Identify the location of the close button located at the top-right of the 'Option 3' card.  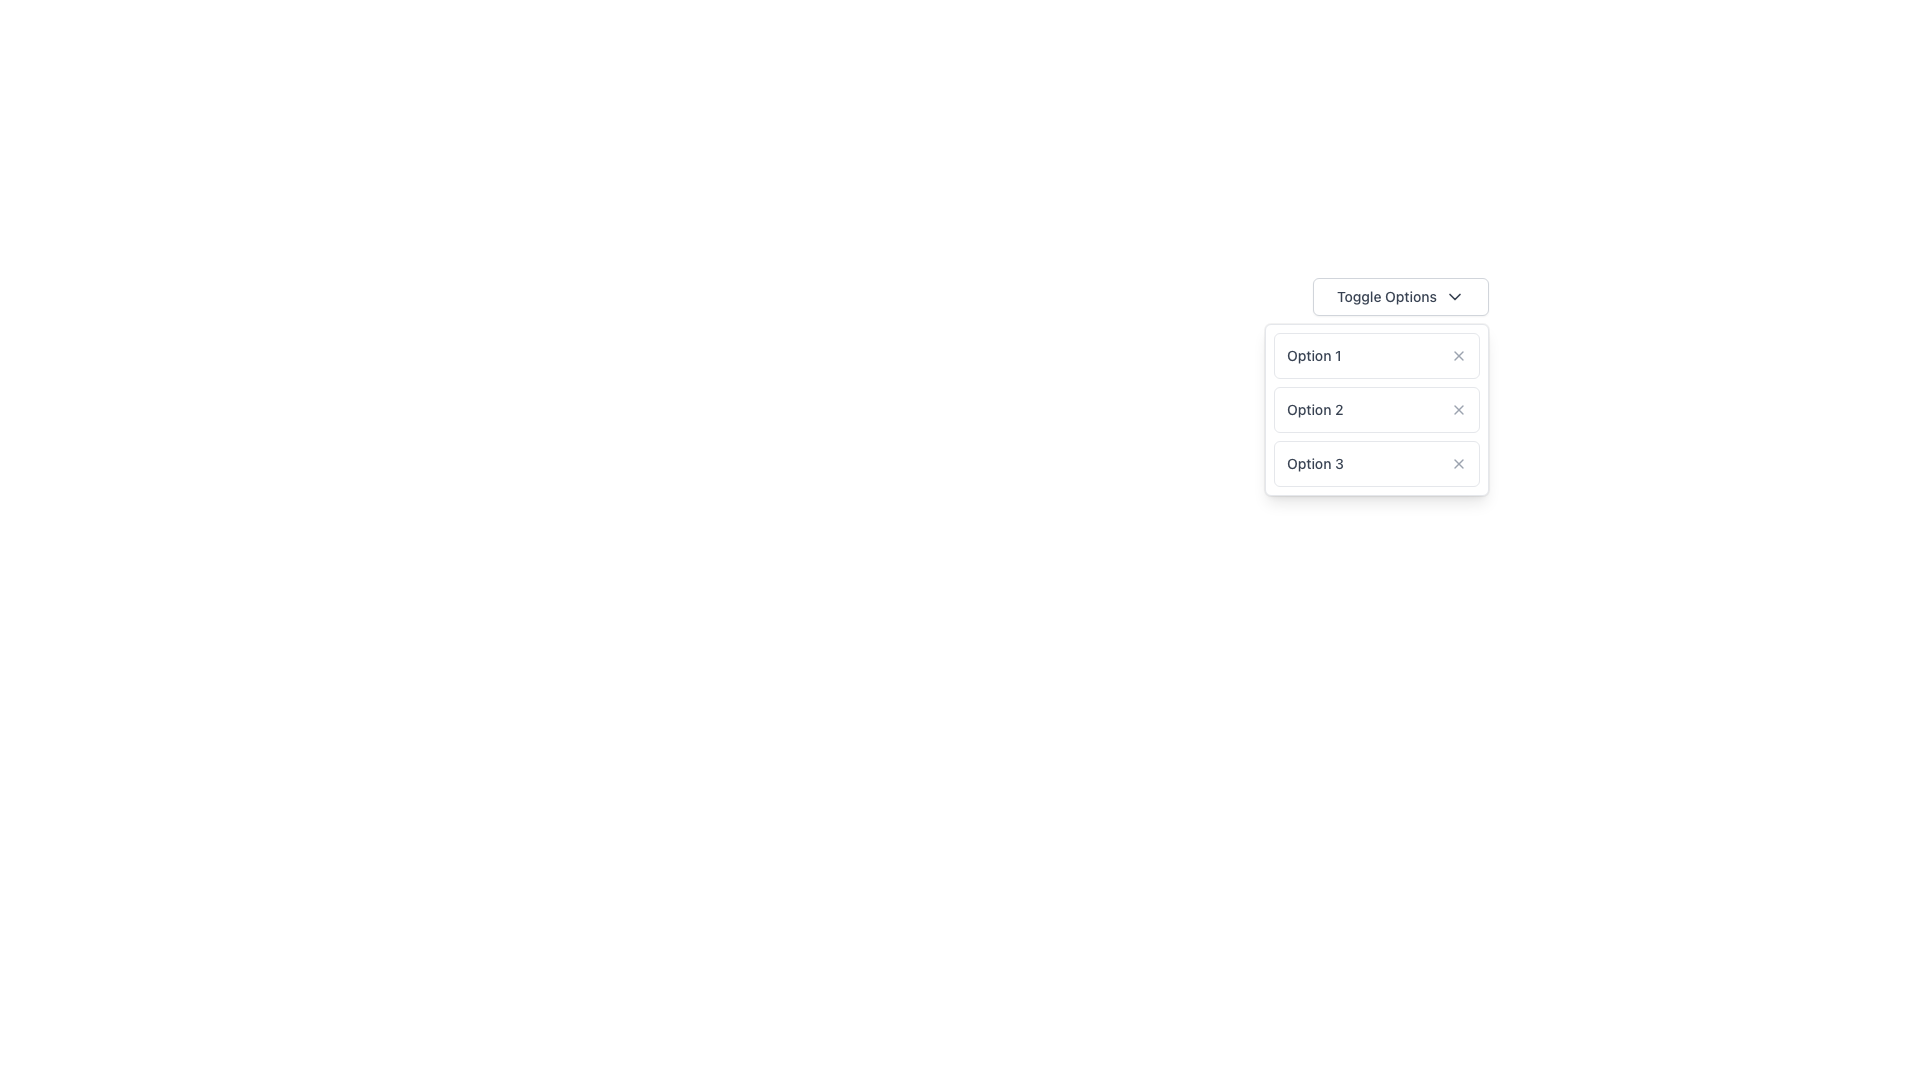
(1459, 463).